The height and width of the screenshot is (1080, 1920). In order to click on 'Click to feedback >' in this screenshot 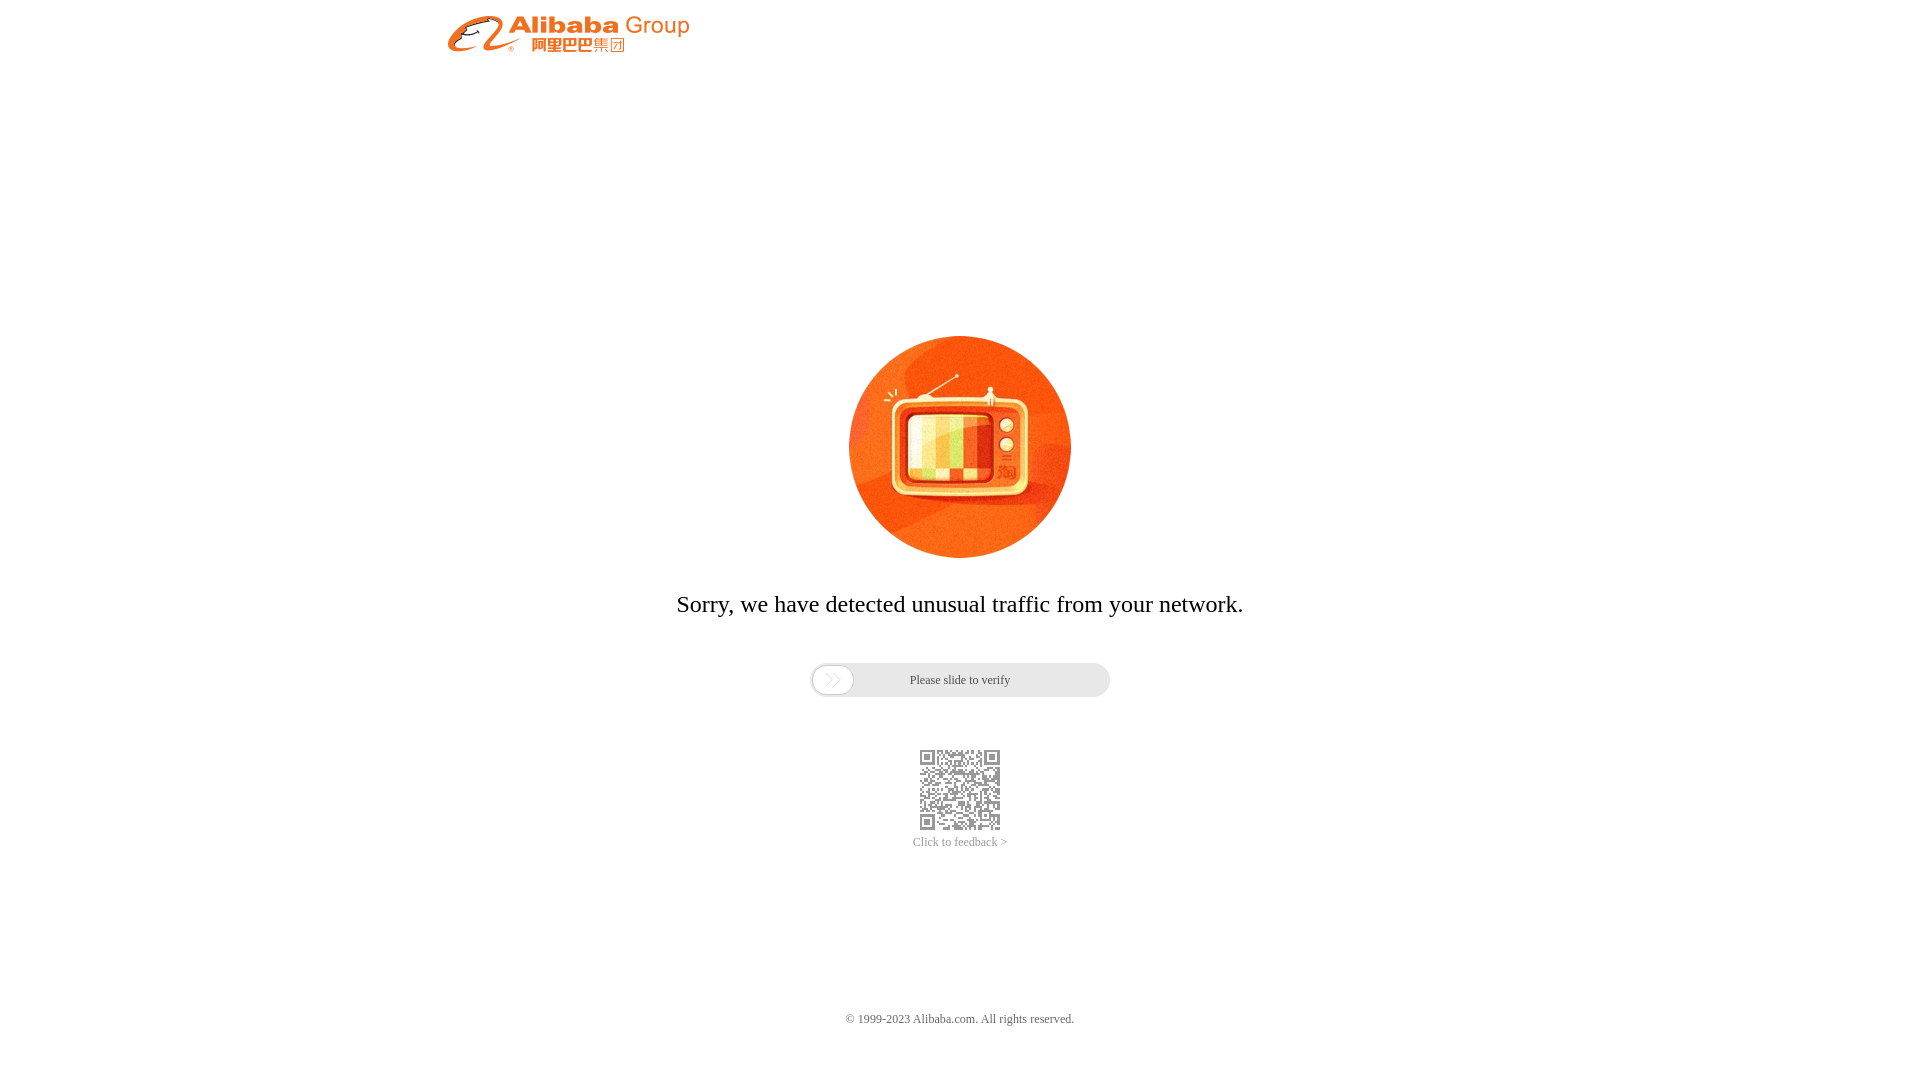, I will do `click(960, 842)`.